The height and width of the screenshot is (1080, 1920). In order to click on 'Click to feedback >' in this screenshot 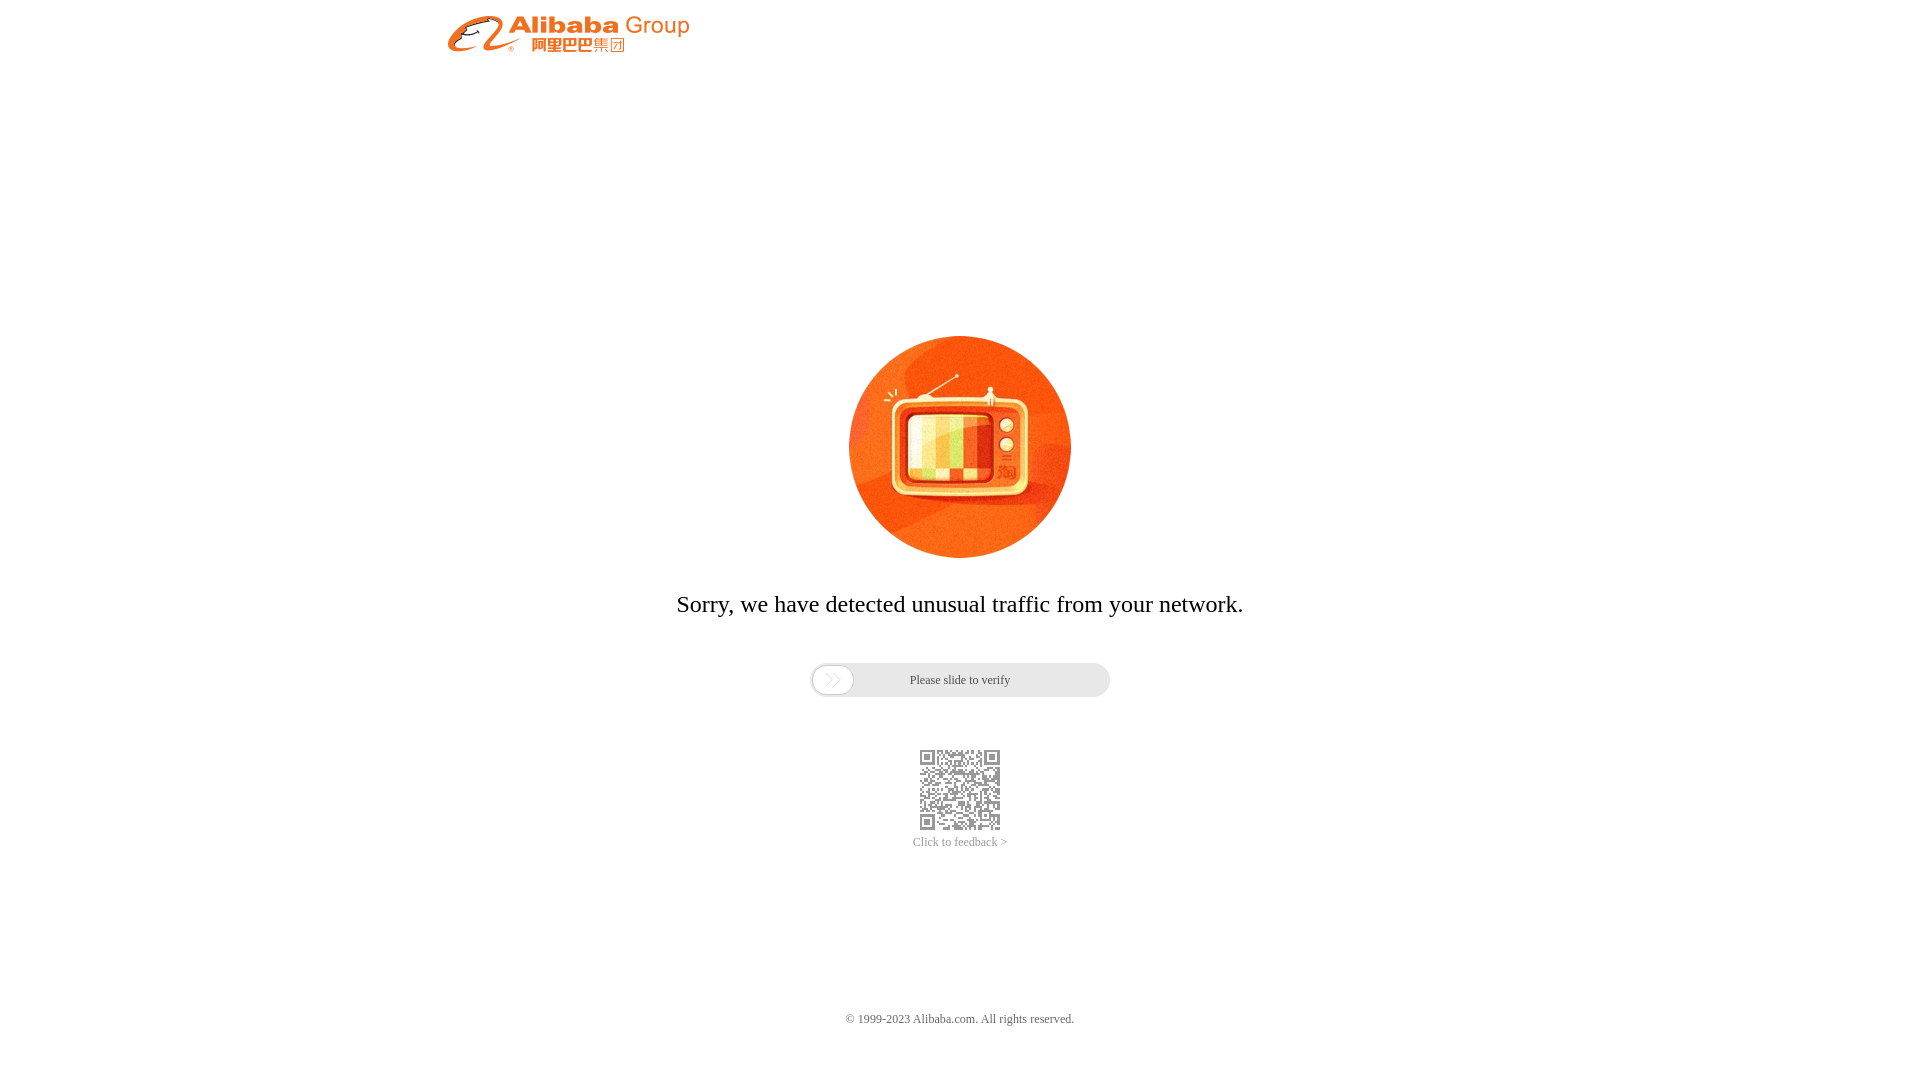, I will do `click(960, 842)`.